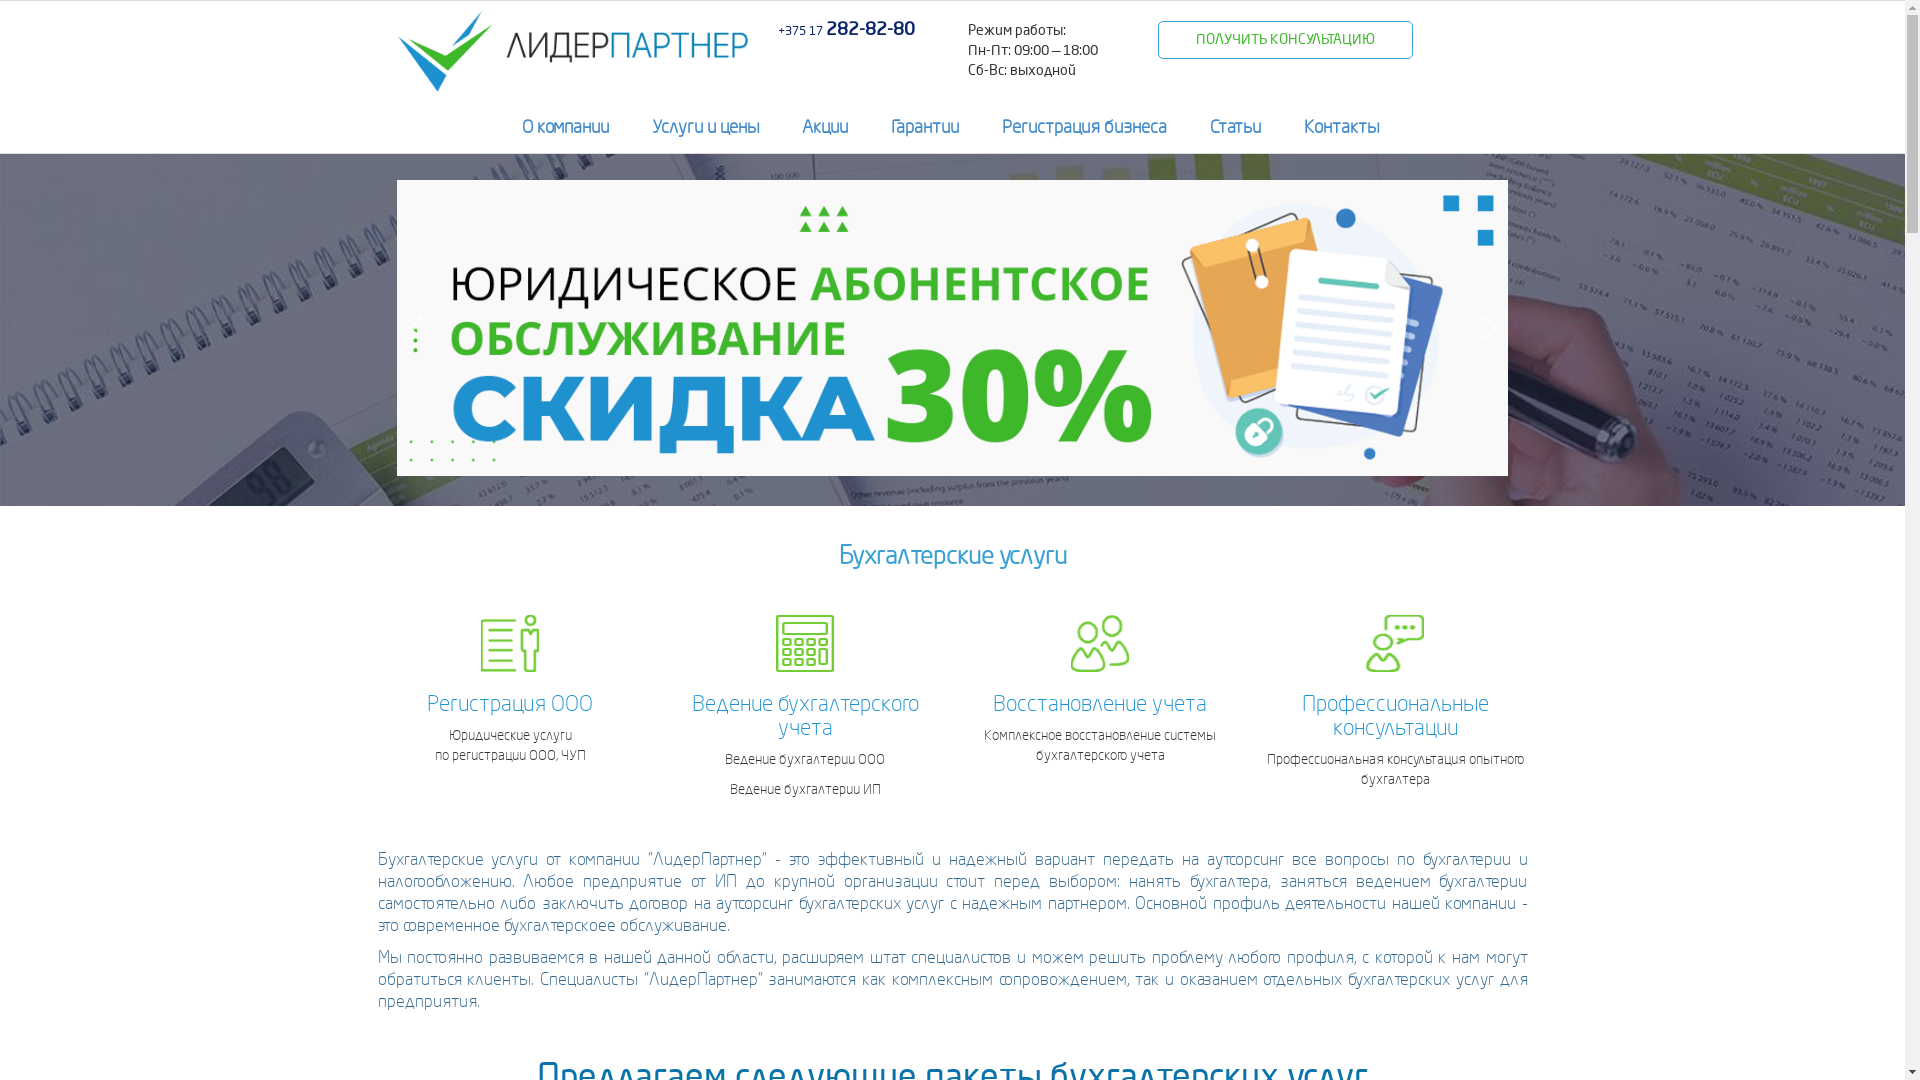  I want to click on '+375 17 282-82-80', so click(846, 30).